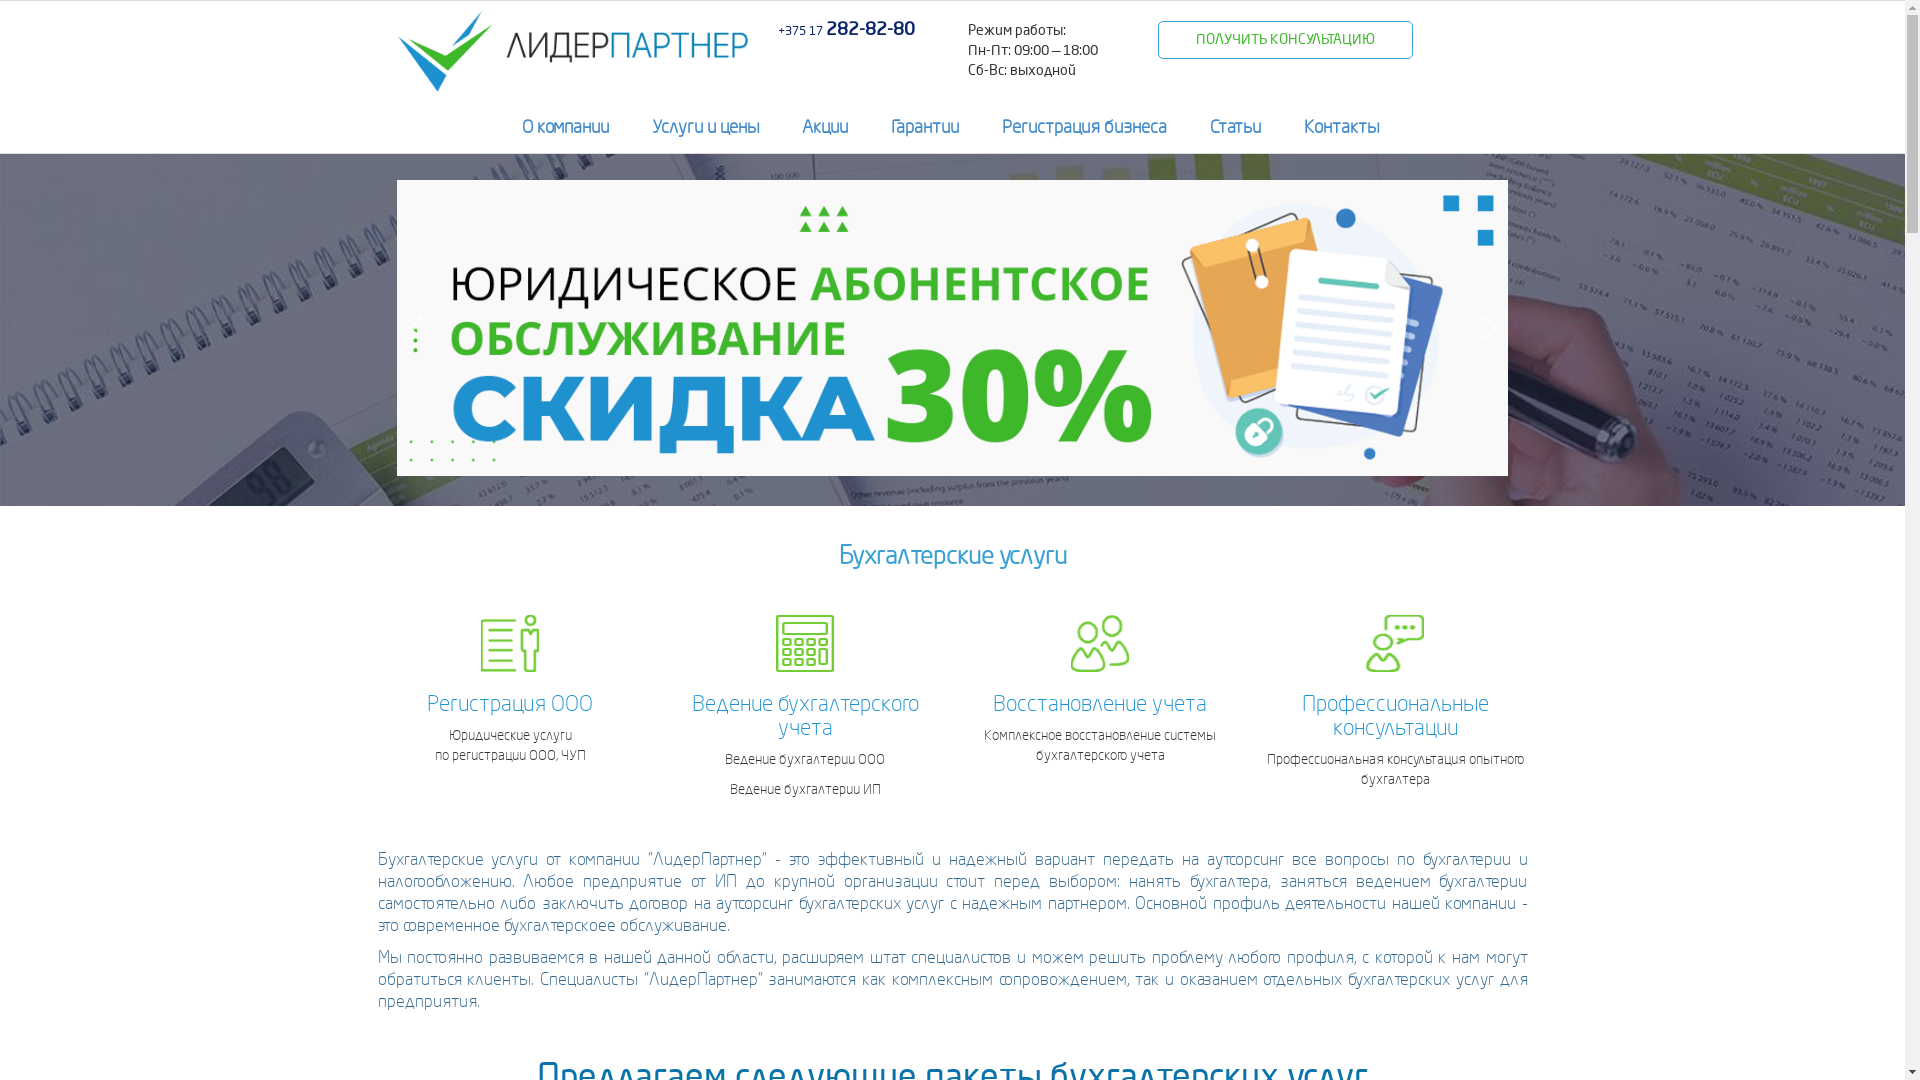  I want to click on '+375 17 282-82-80', so click(846, 30).